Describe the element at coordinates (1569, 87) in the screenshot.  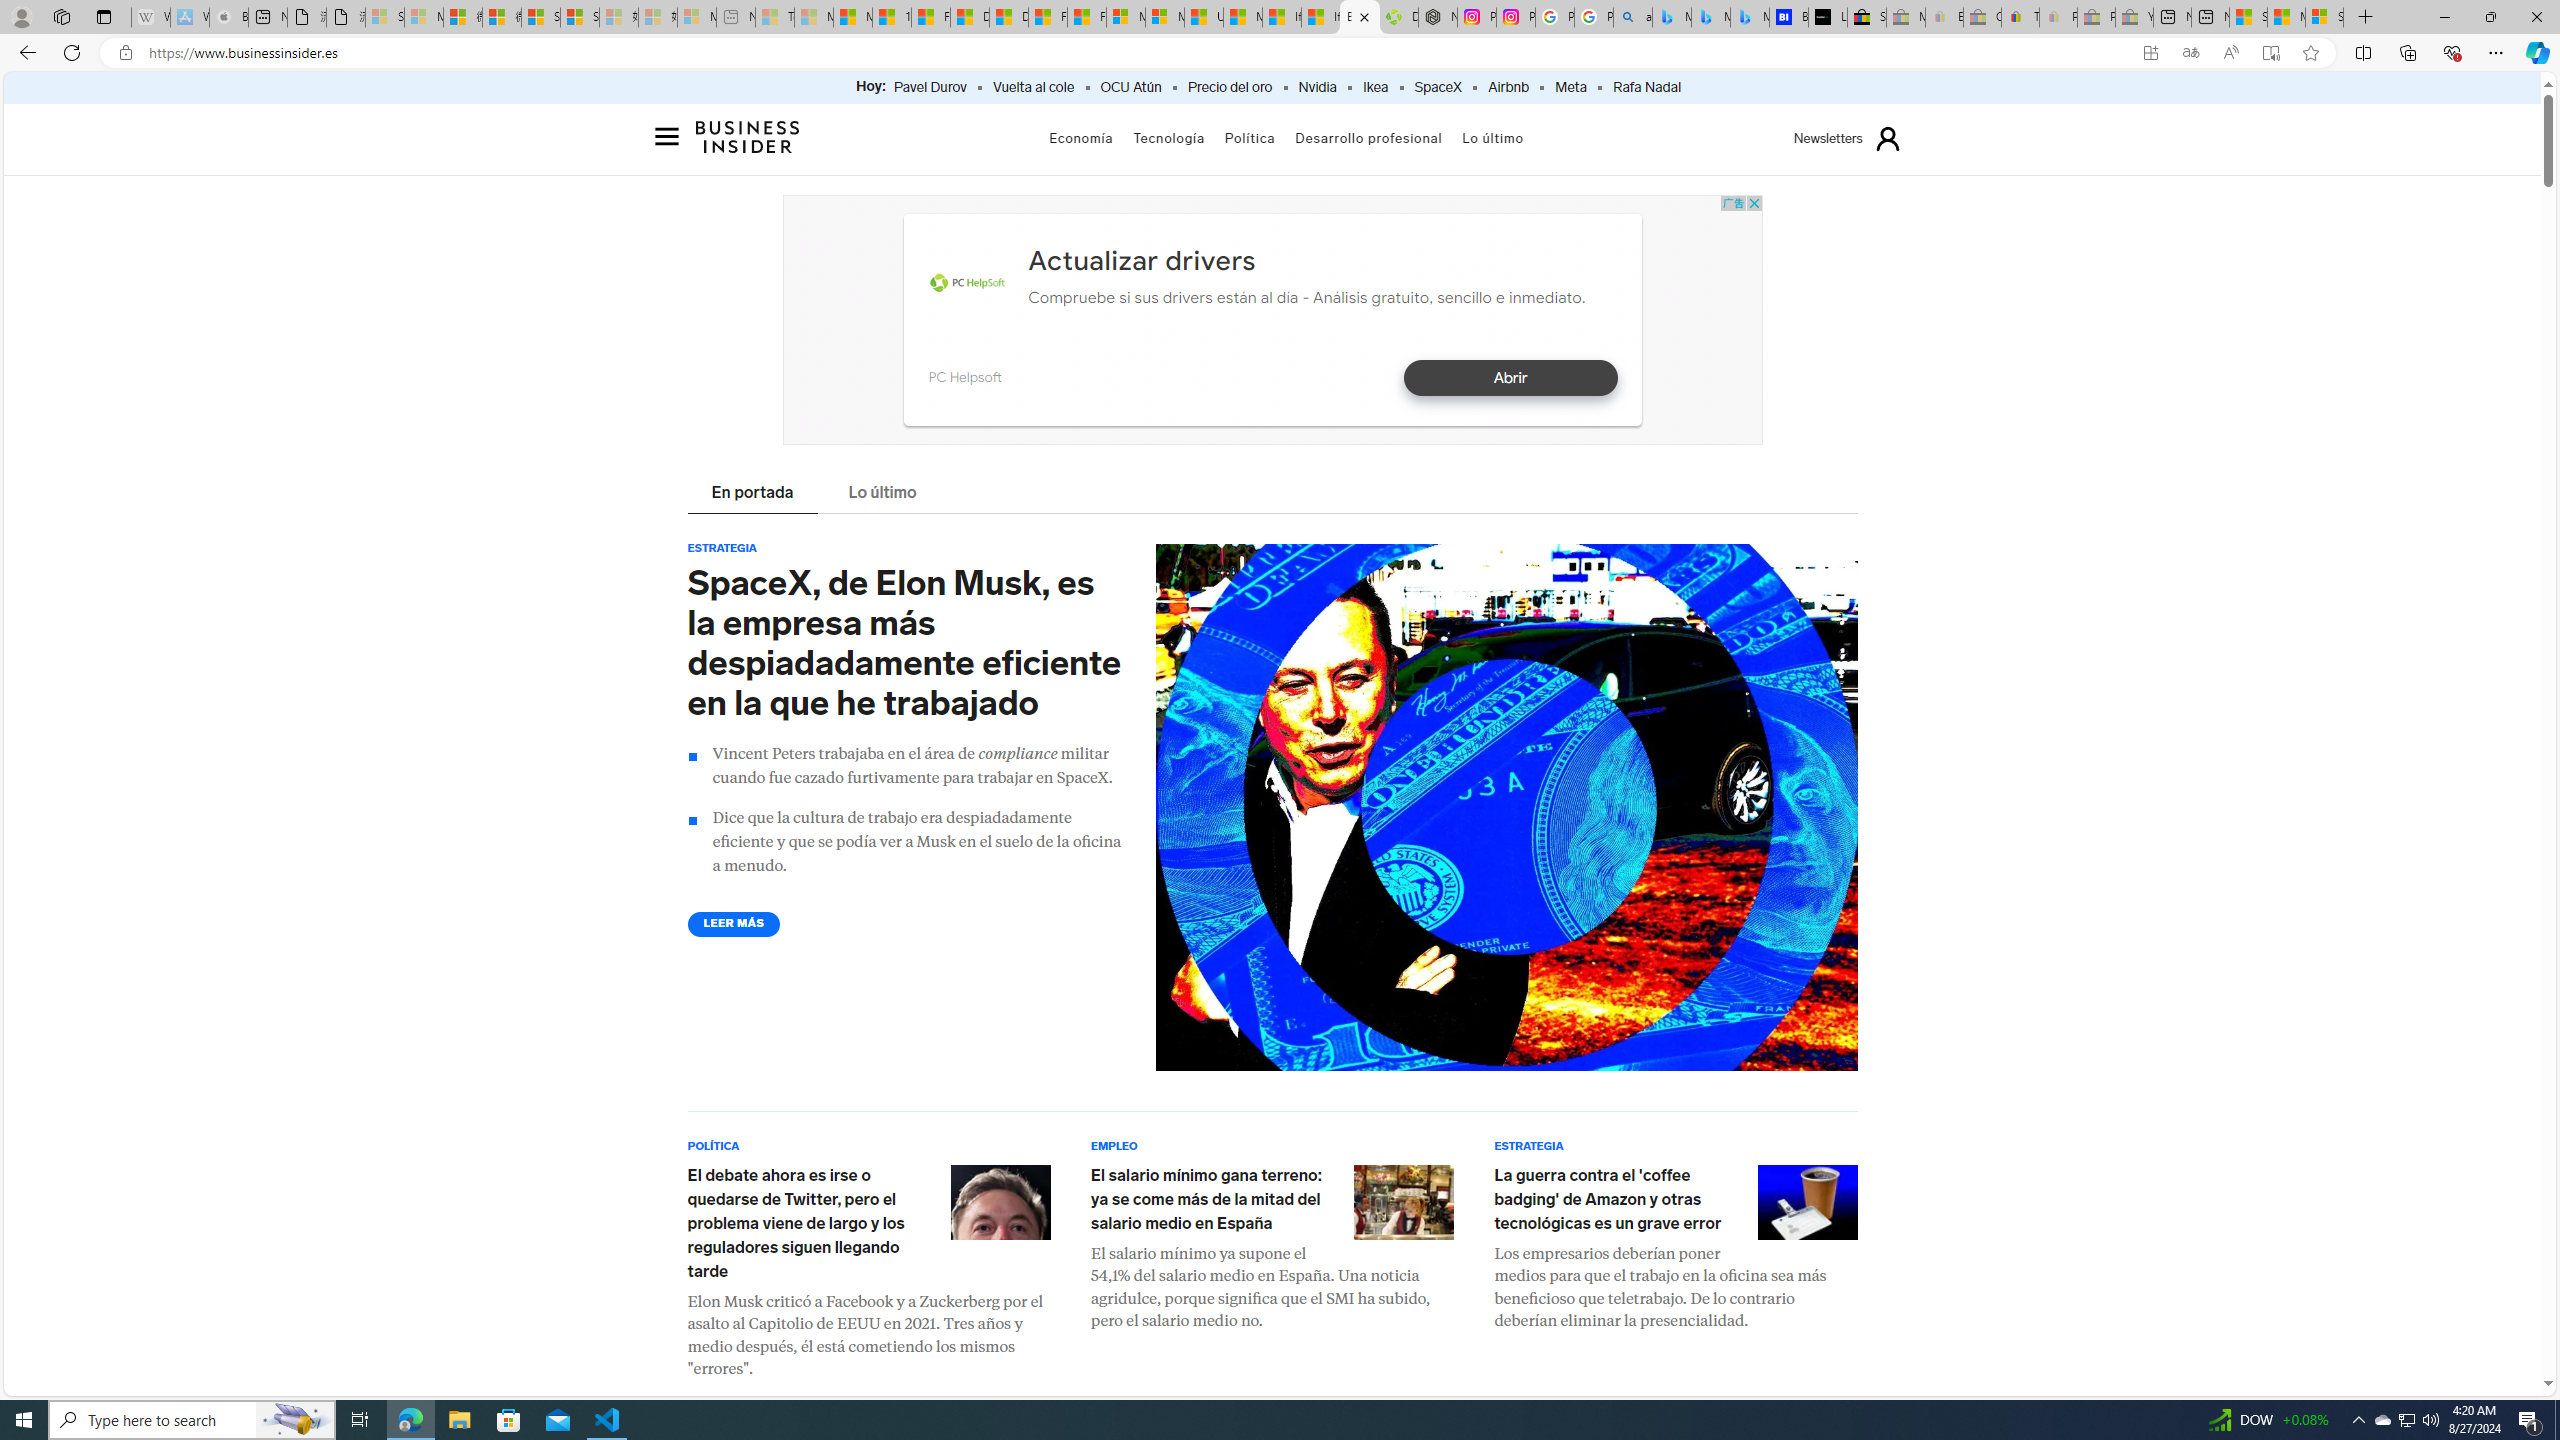
I see `'Meta'` at that location.